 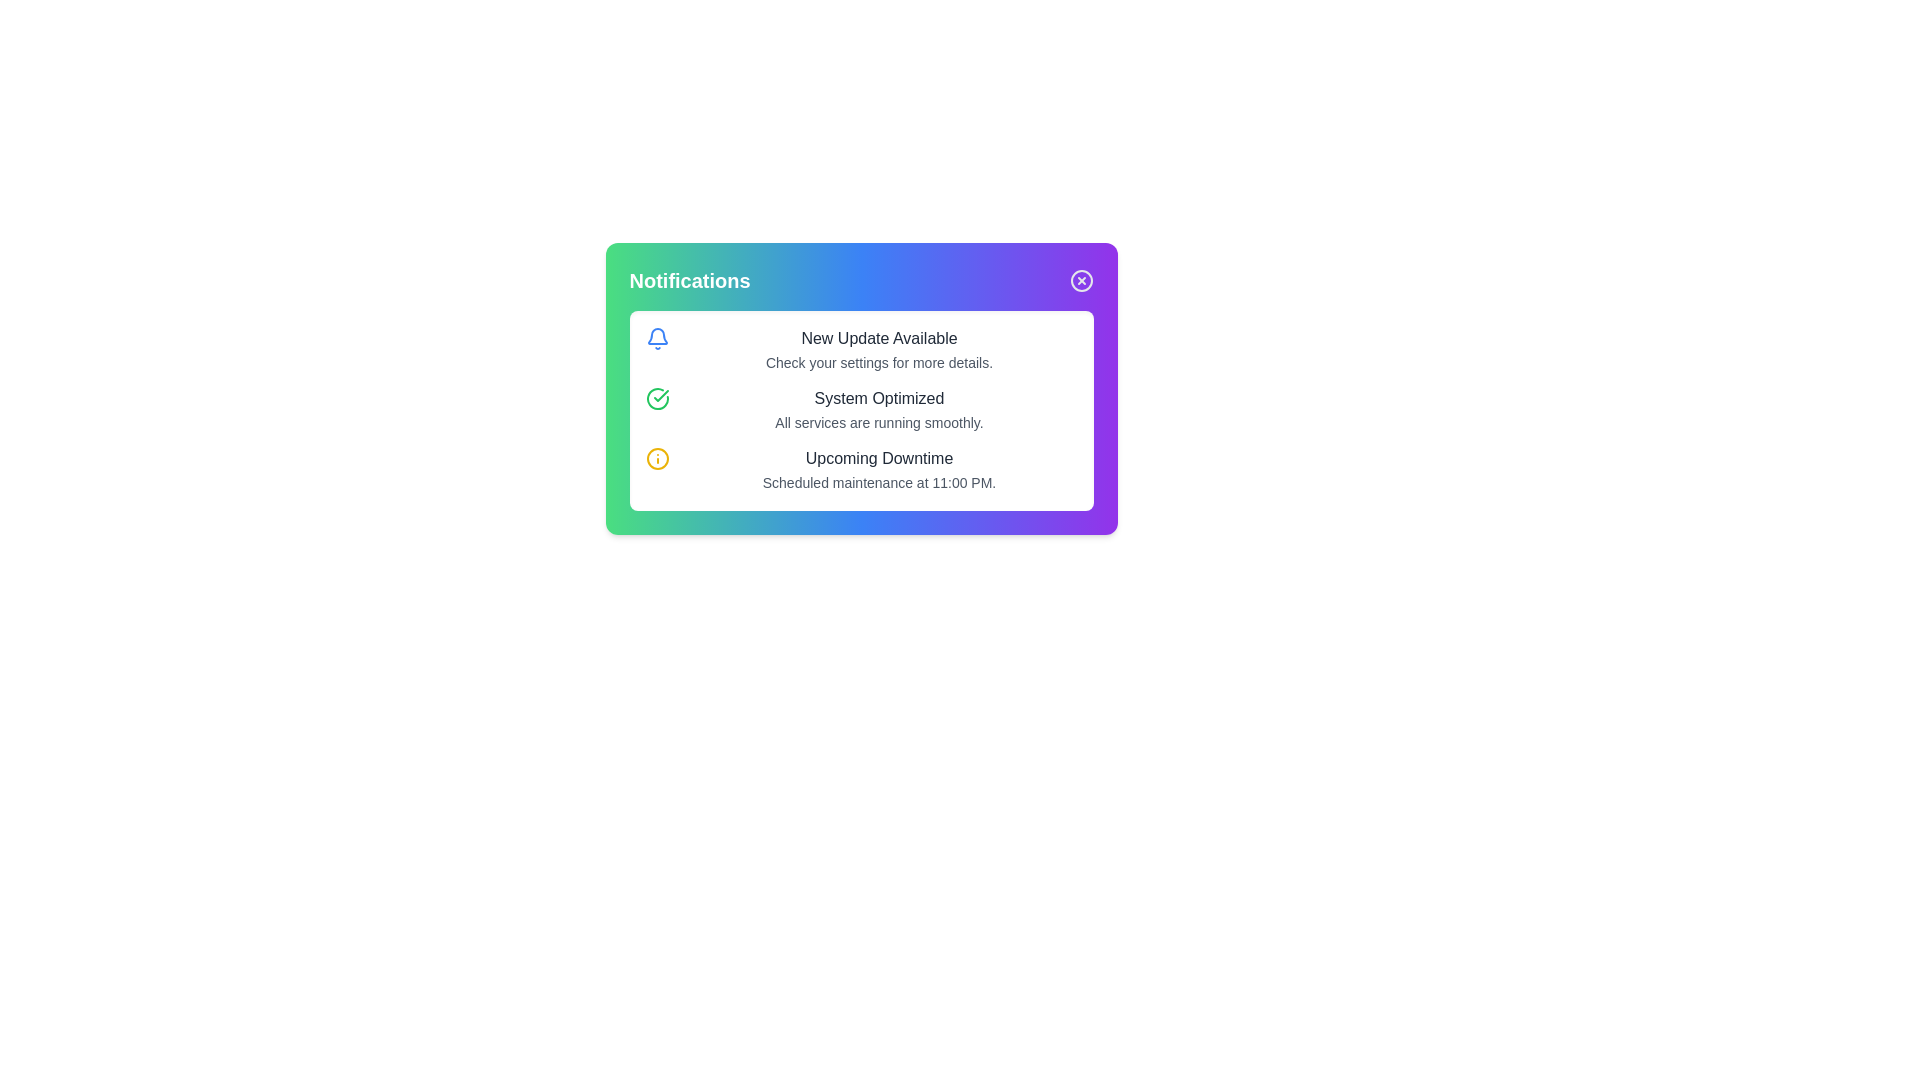 I want to click on the close button located in the top-right corner of the notification panel header, so click(x=1080, y=281).